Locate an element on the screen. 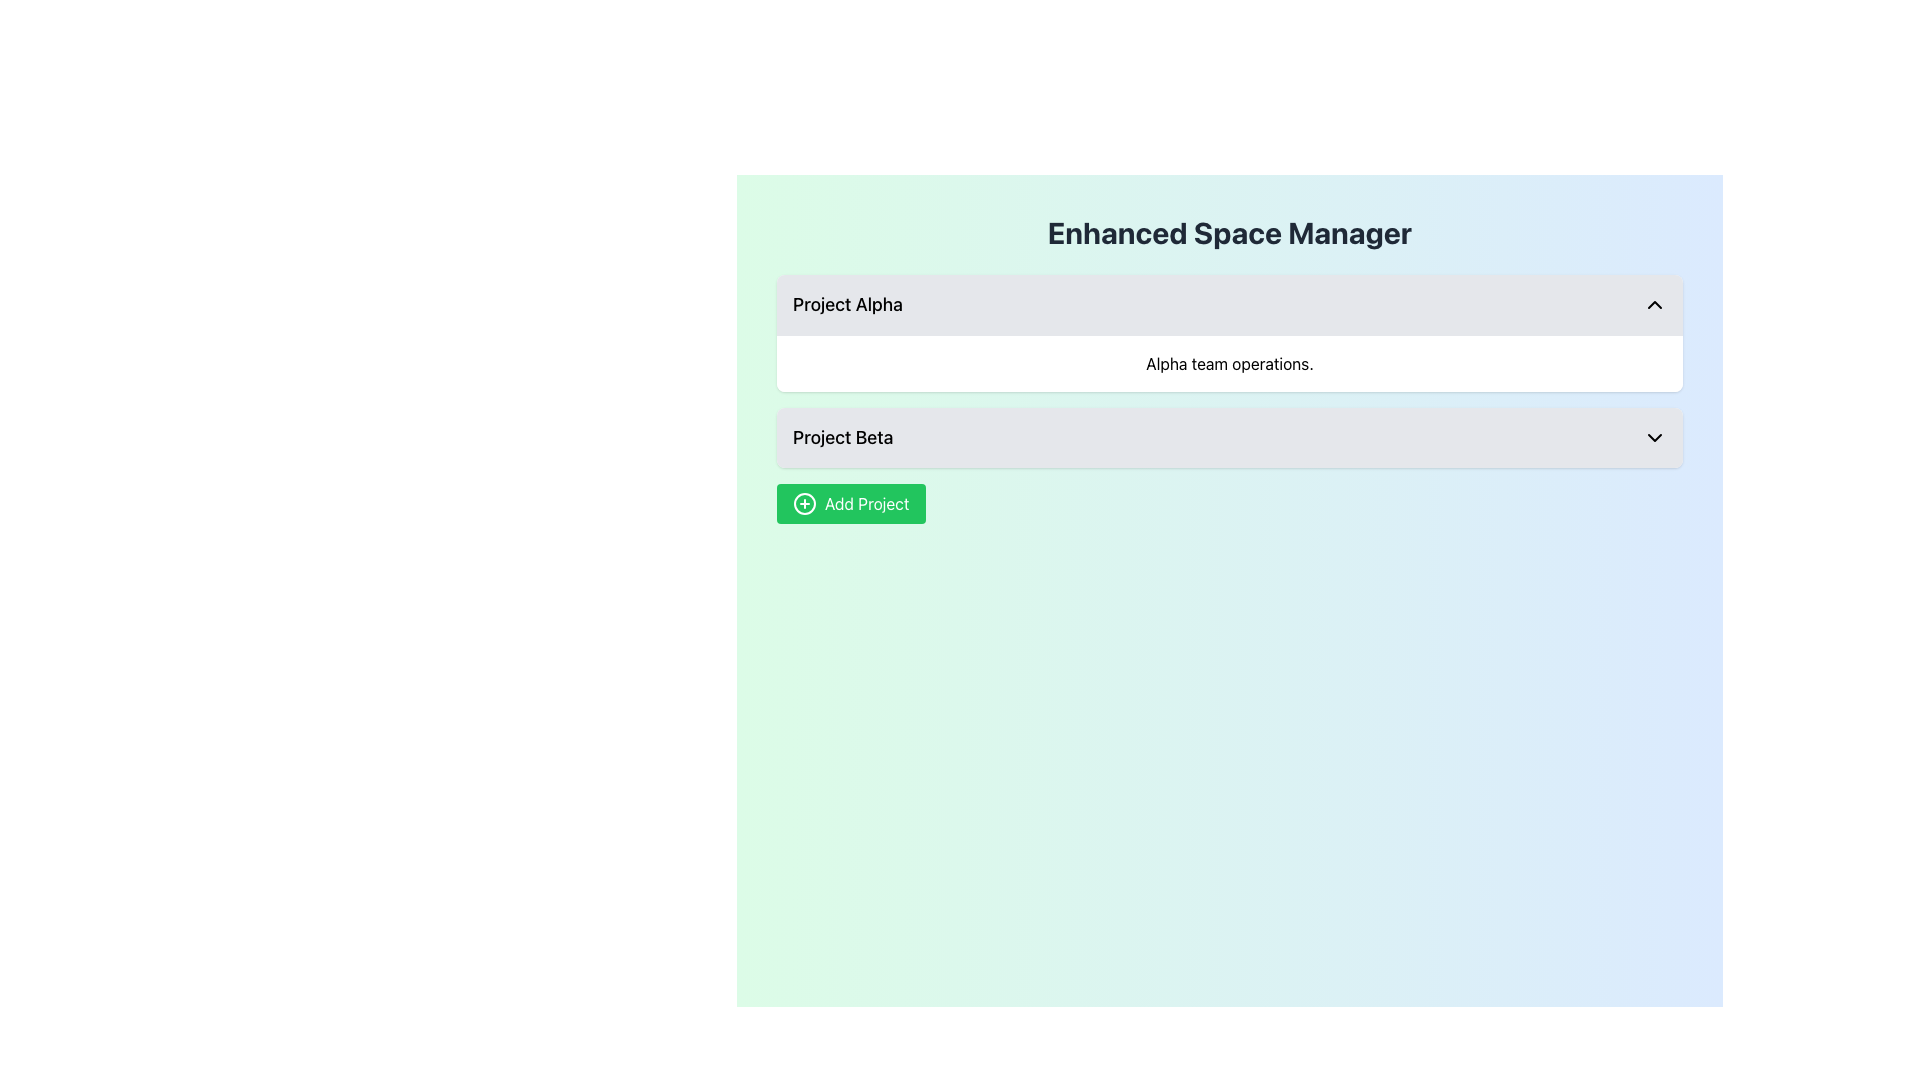  the downward-pointing chevron icon in the lower right corner of the 'Project Beta' section is located at coordinates (1655, 437).